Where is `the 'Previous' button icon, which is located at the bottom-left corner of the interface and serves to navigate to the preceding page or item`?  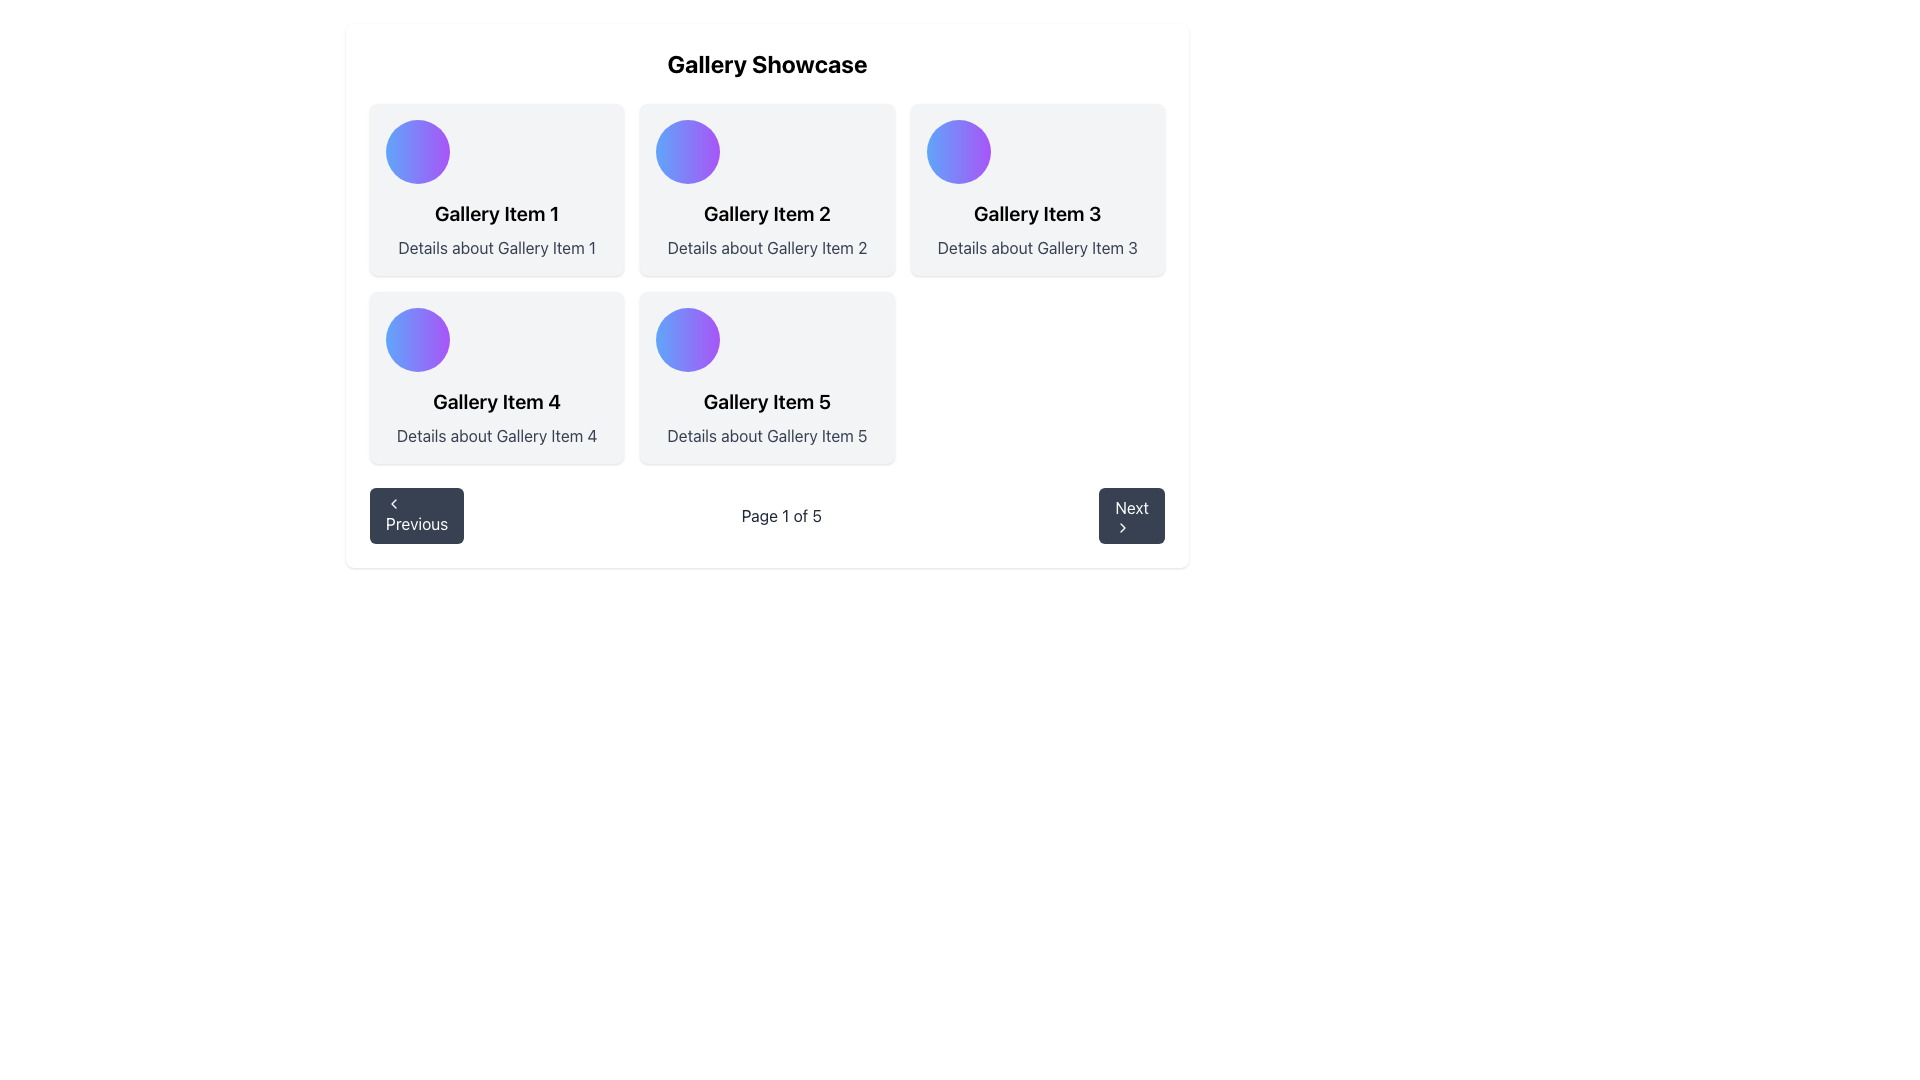
the 'Previous' button icon, which is located at the bottom-left corner of the interface and serves to navigate to the preceding page or item is located at coordinates (393, 503).